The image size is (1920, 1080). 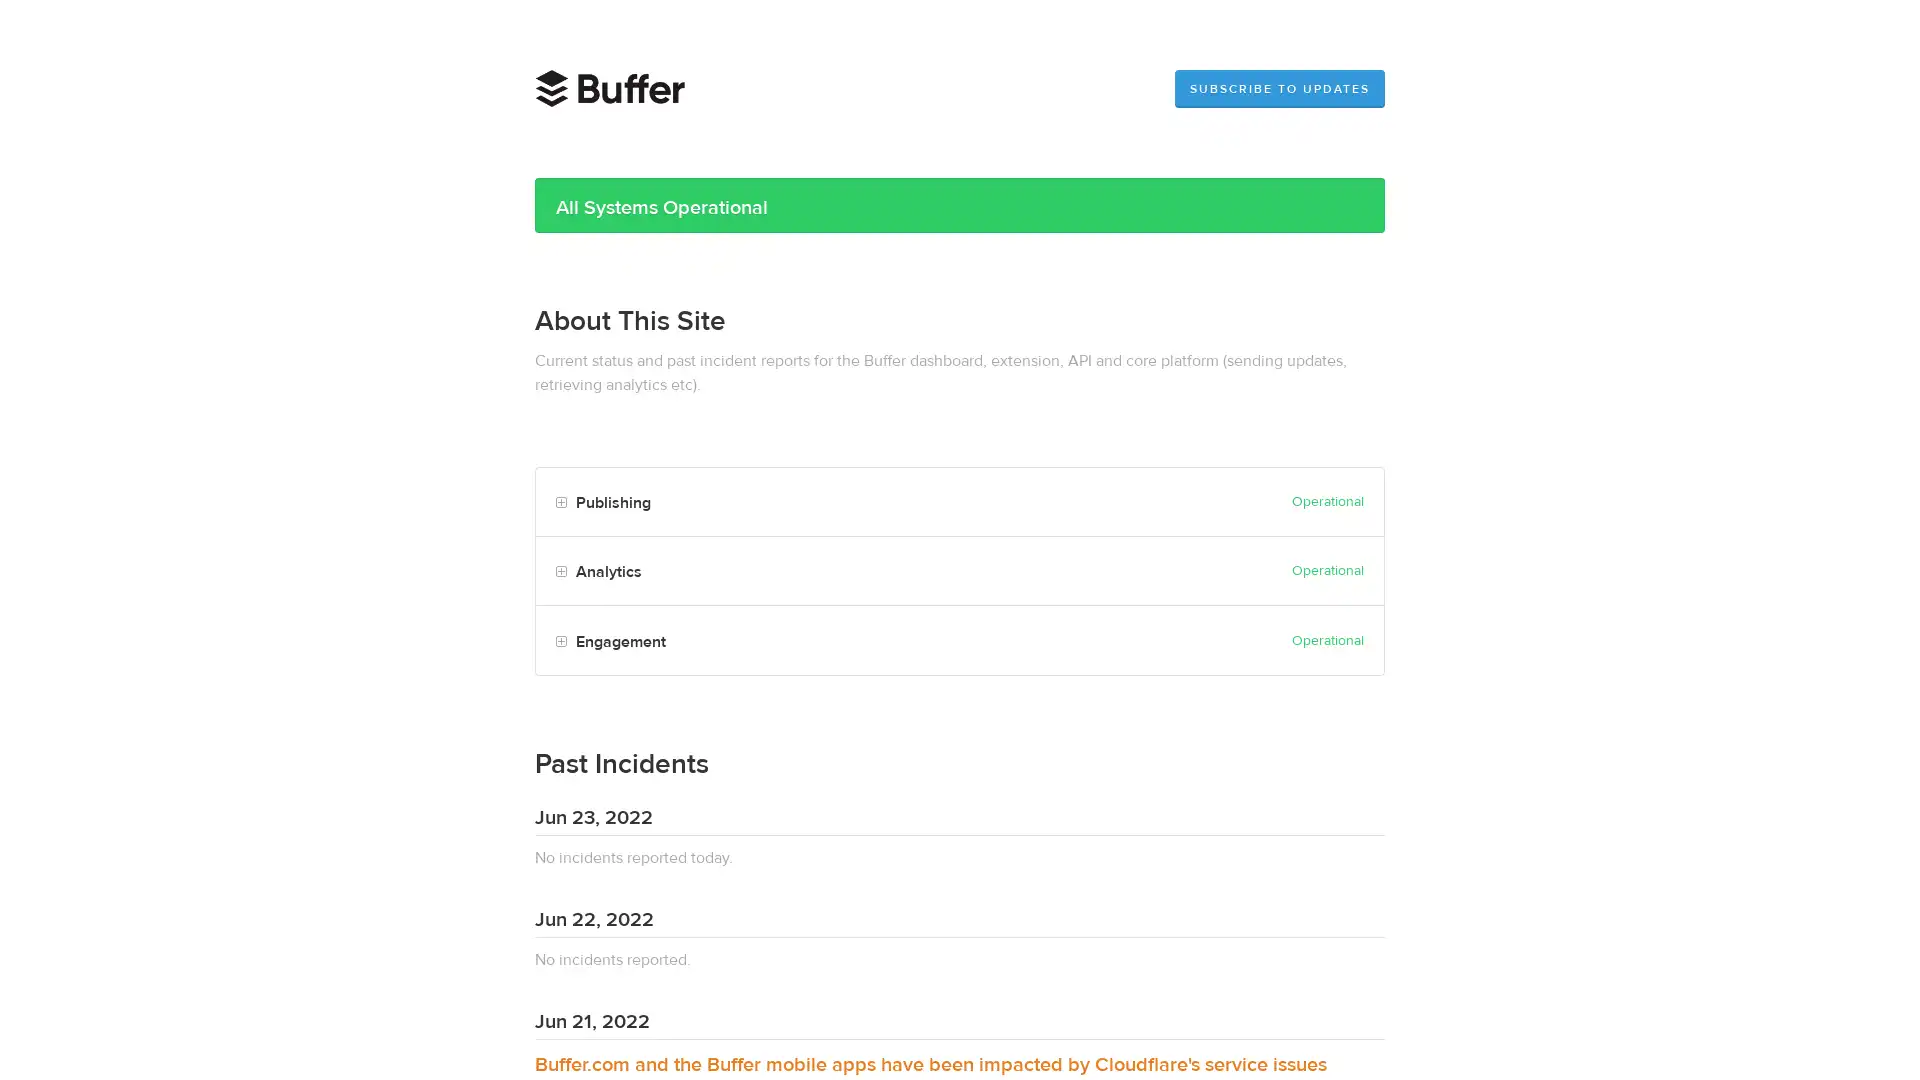 What do you see at coordinates (560, 641) in the screenshot?
I see `Toggle Engagement` at bounding box center [560, 641].